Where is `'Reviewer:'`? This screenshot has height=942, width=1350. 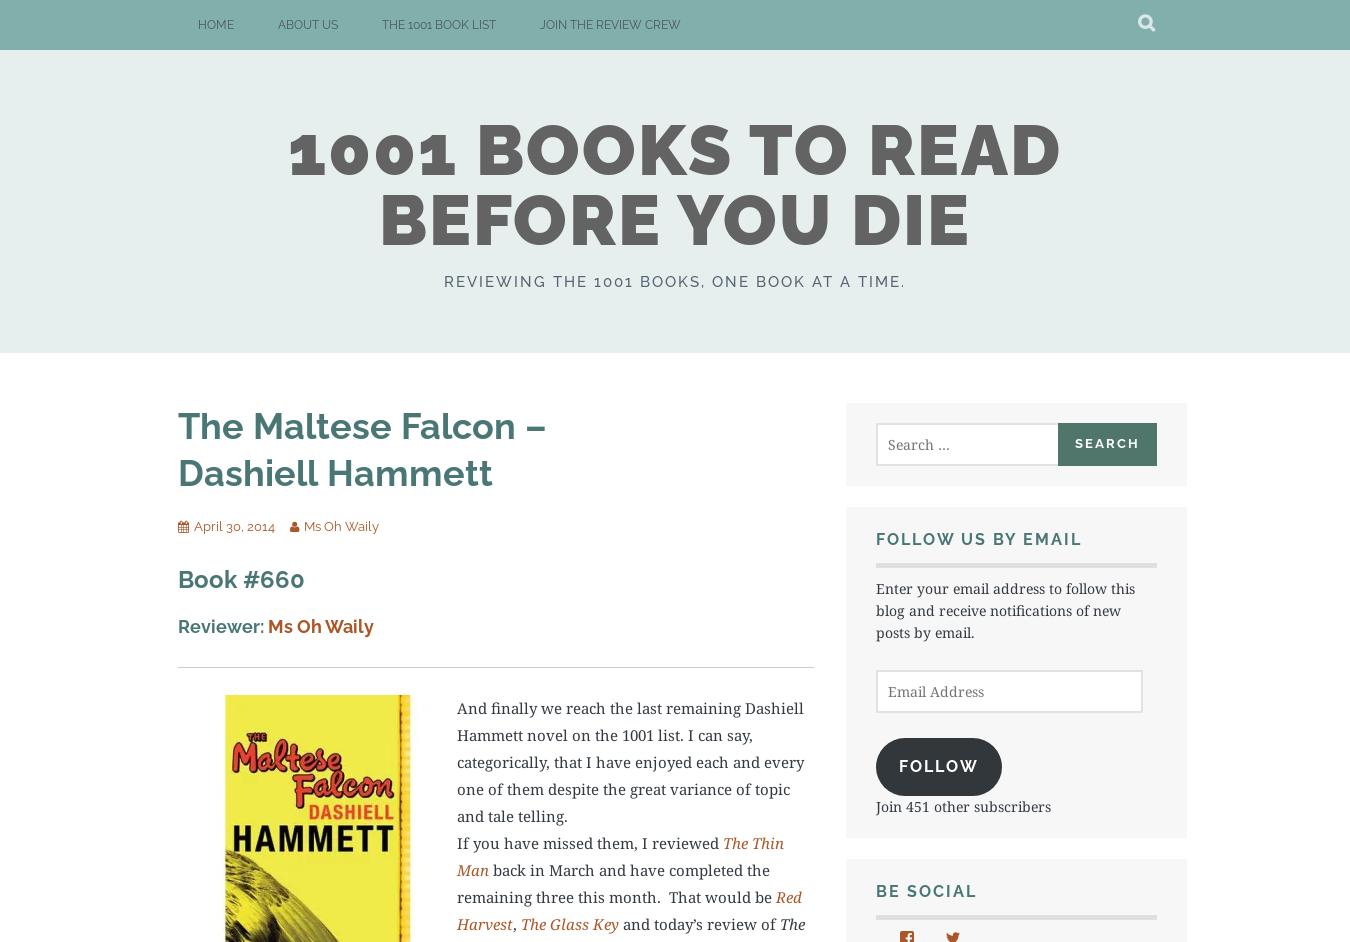 'Reviewer:' is located at coordinates (220, 625).